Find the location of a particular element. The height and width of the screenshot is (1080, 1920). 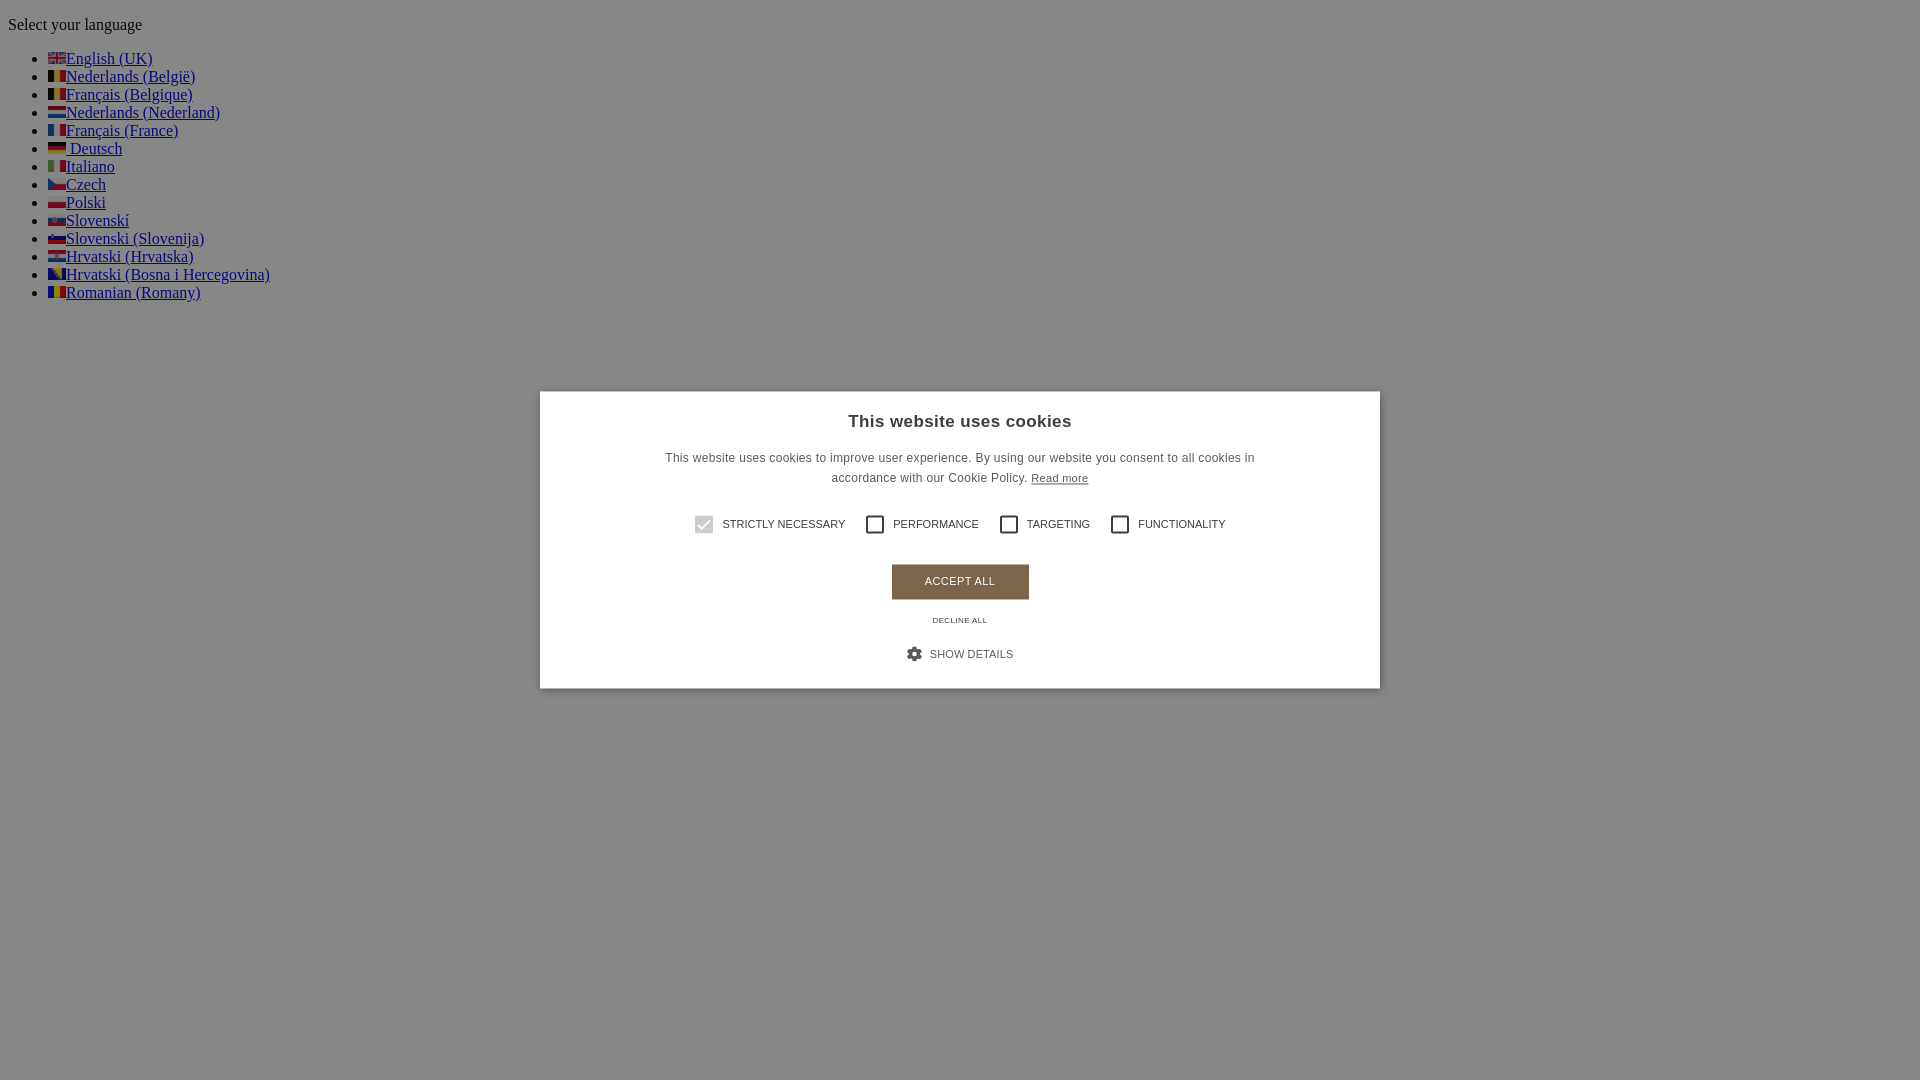

'Deutsch' is located at coordinates (84, 147).